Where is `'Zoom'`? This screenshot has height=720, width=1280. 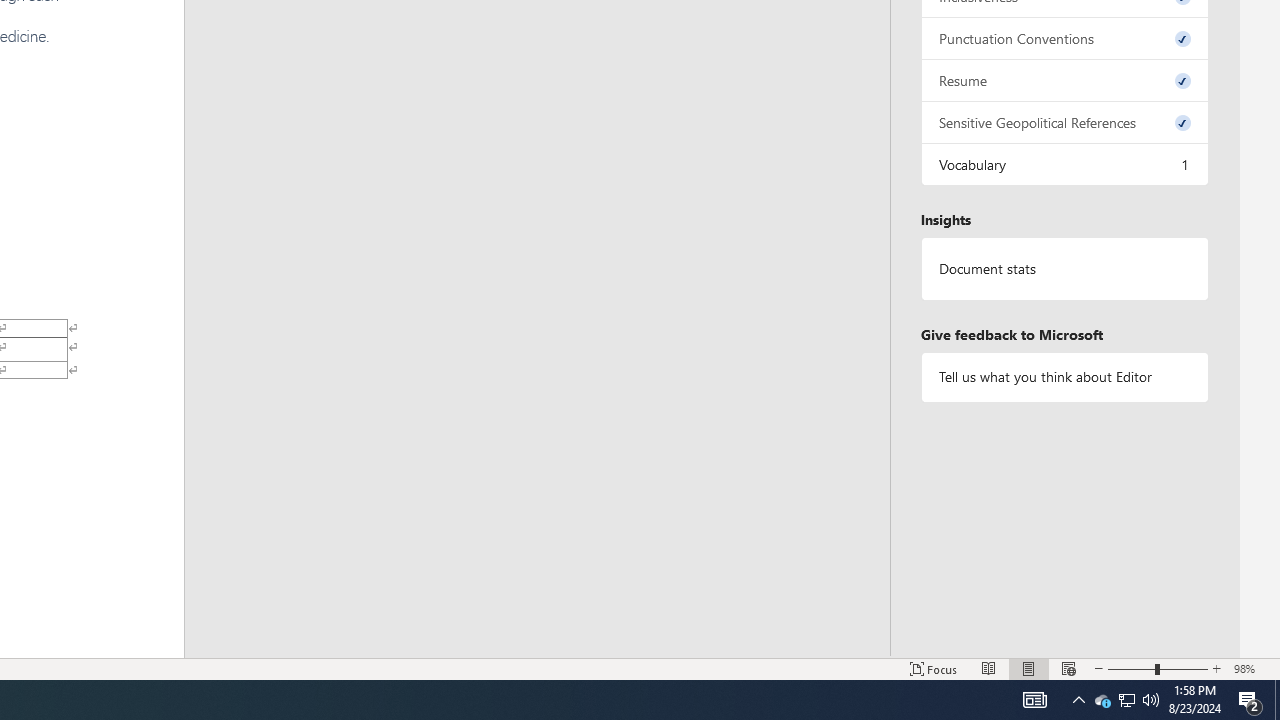
'Zoom' is located at coordinates (1158, 669).